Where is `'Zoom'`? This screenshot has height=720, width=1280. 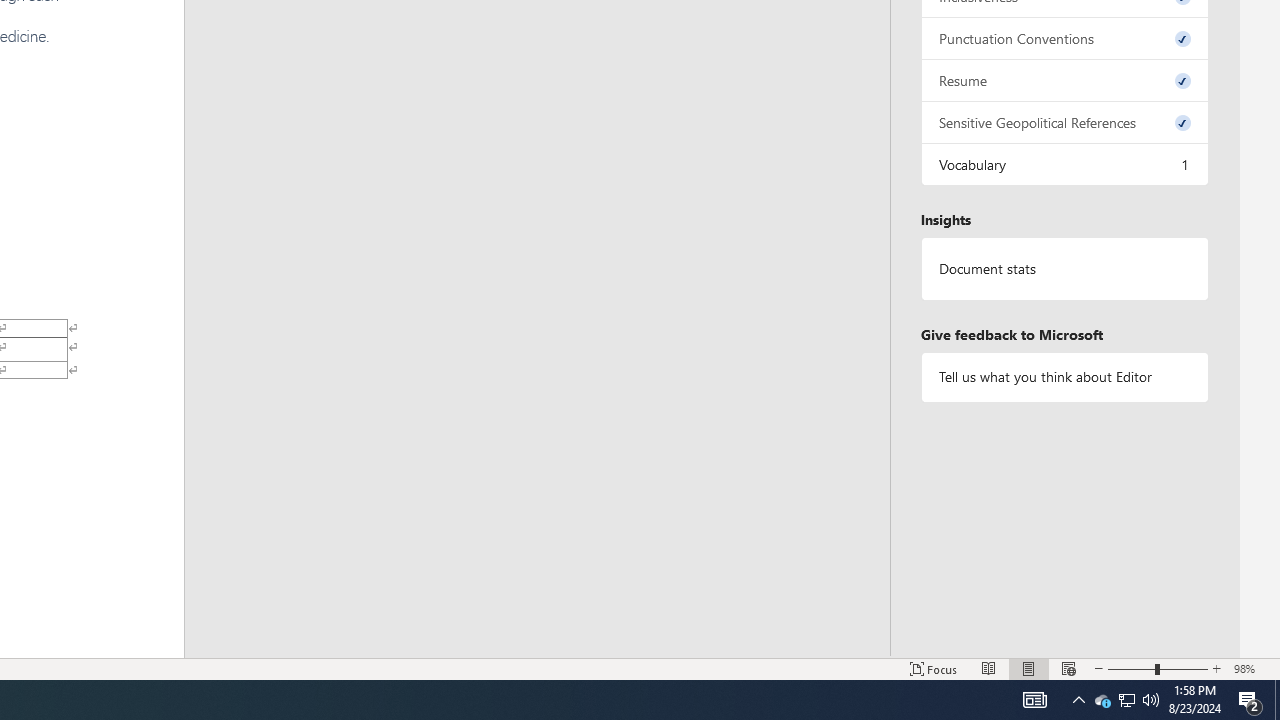
'Zoom' is located at coordinates (1158, 669).